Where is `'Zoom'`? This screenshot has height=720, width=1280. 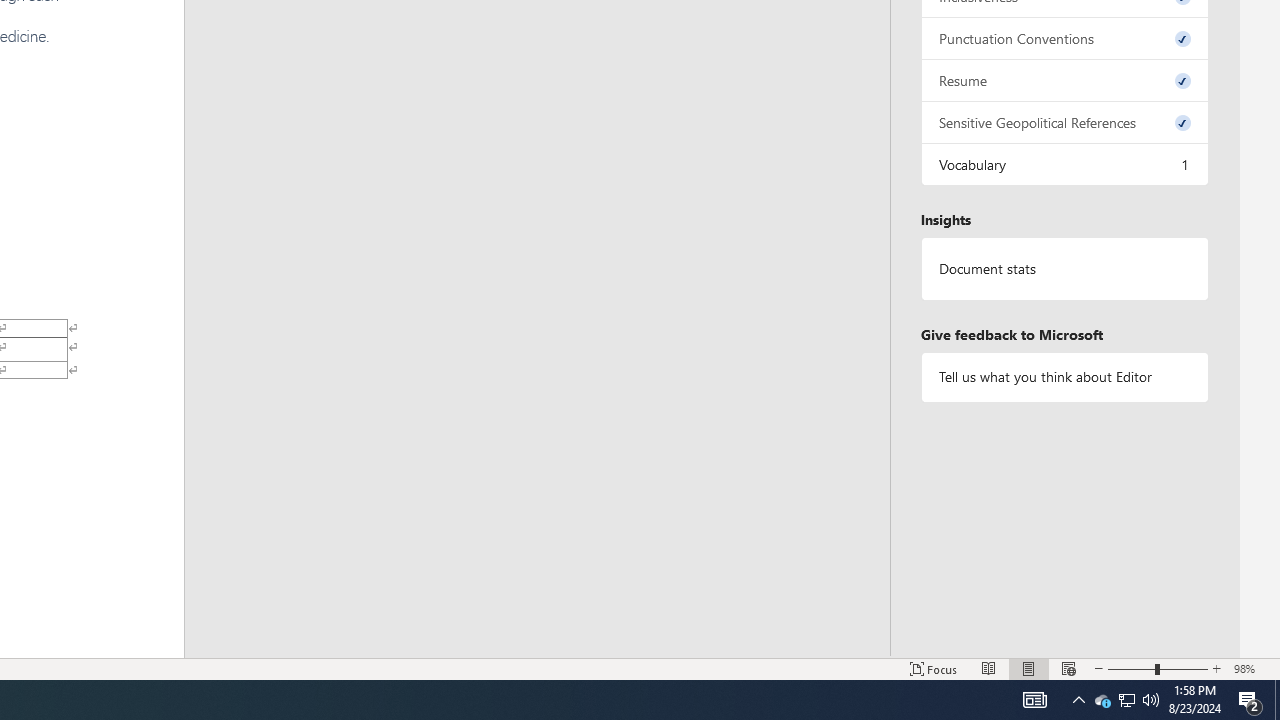
'Zoom' is located at coordinates (1158, 669).